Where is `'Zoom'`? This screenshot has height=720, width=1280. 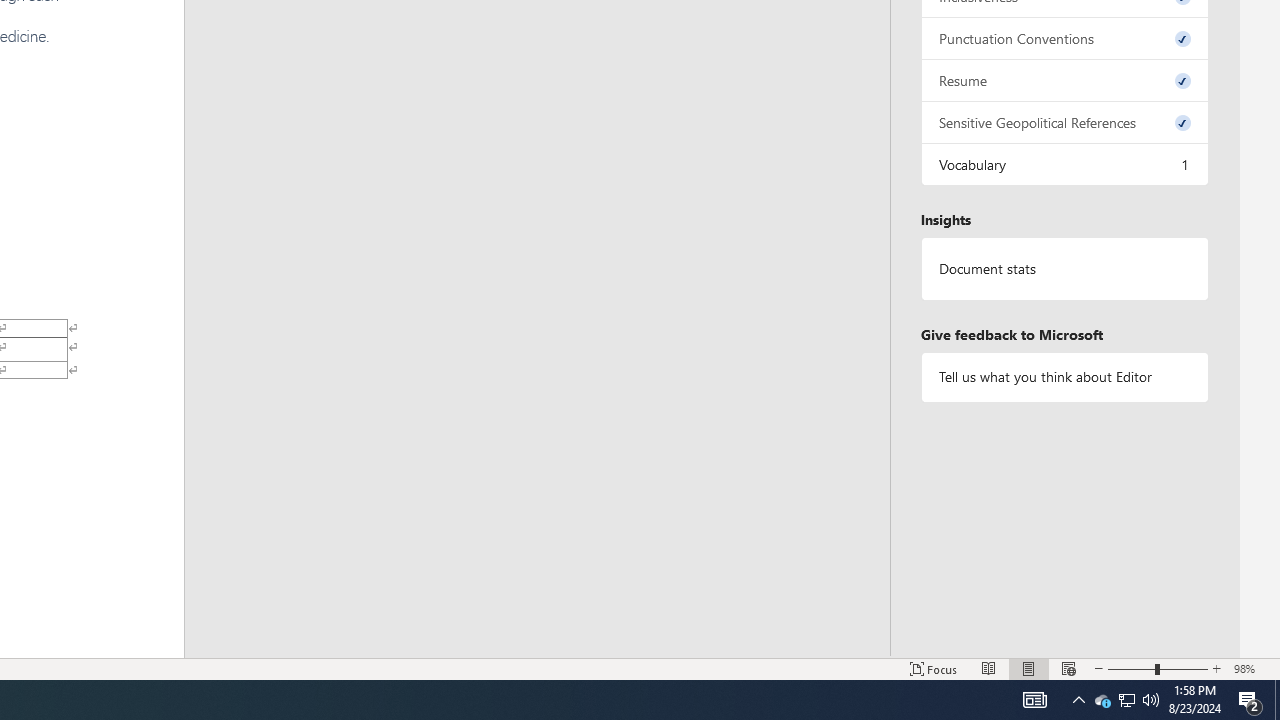
'Zoom' is located at coordinates (1158, 669).